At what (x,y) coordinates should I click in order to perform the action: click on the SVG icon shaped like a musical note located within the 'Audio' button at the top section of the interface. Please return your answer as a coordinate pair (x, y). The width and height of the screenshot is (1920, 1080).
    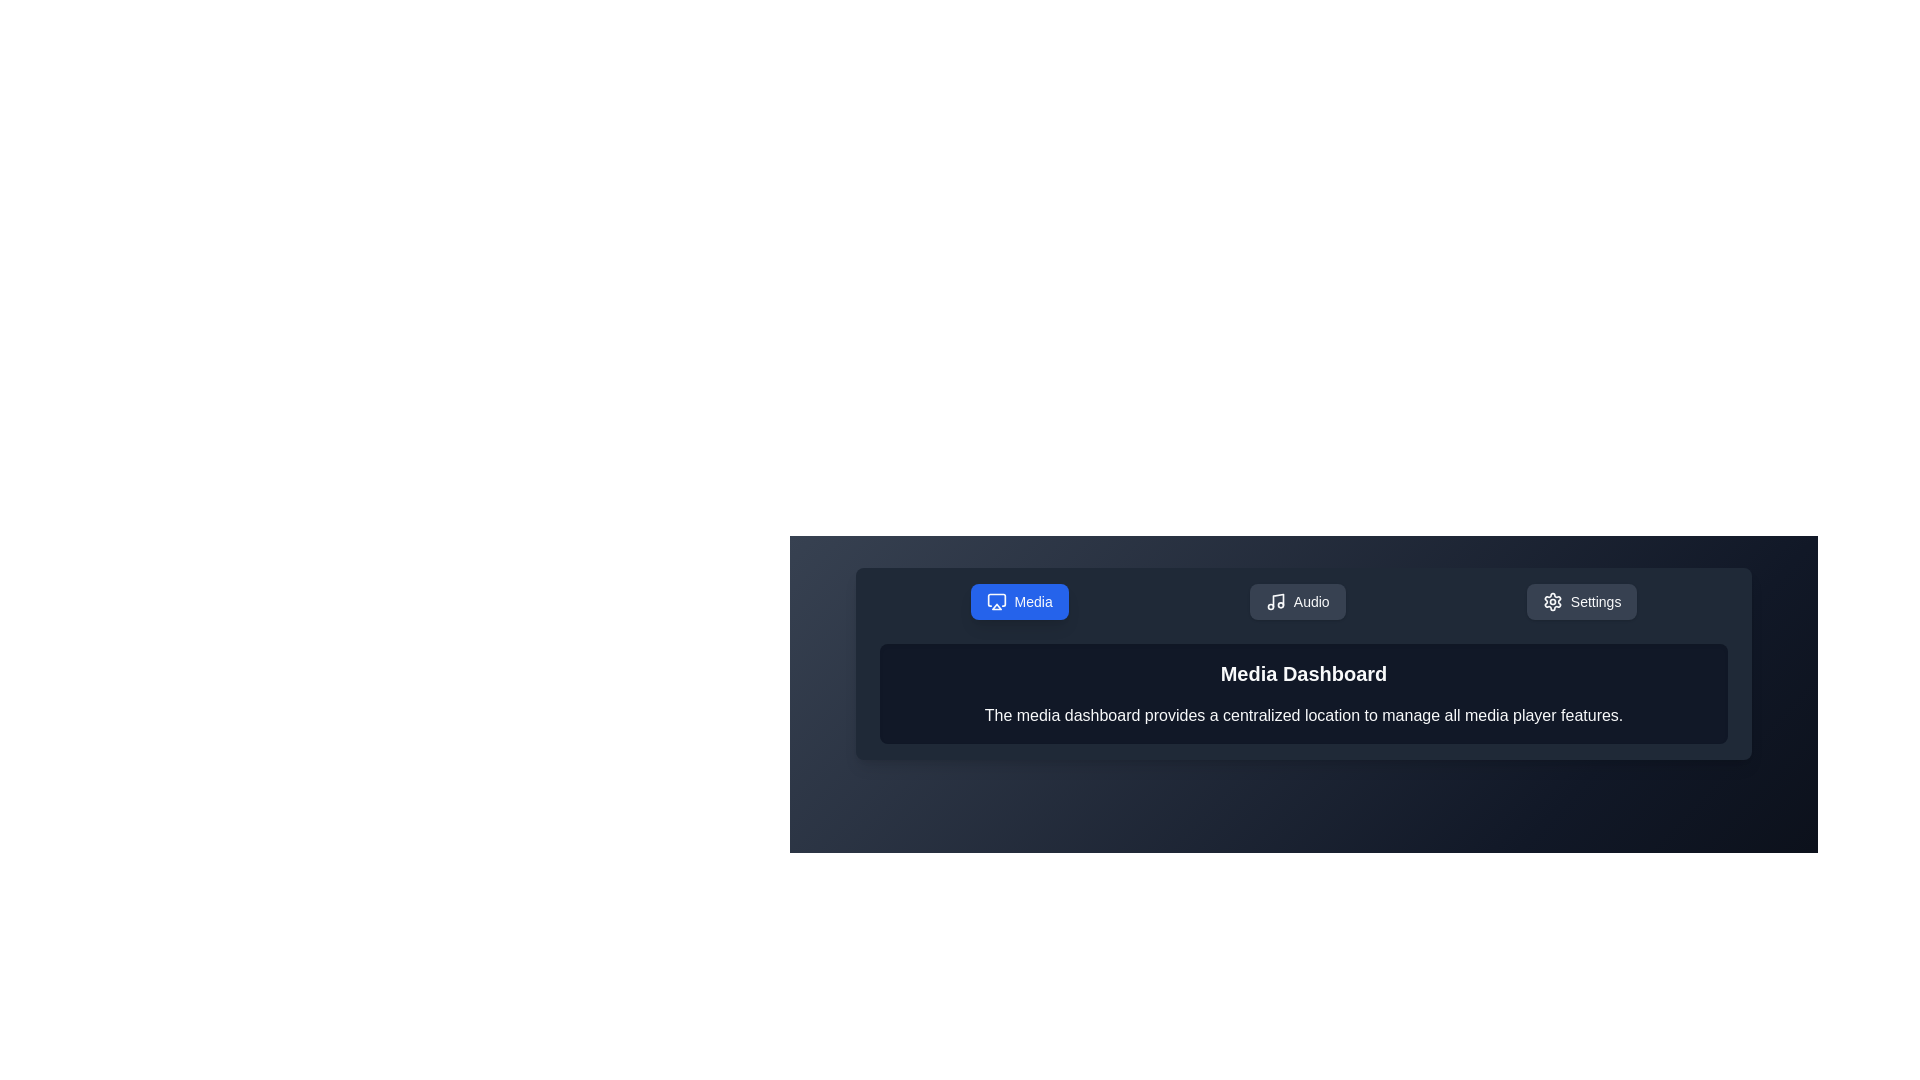
    Looking at the image, I should click on (1274, 600).